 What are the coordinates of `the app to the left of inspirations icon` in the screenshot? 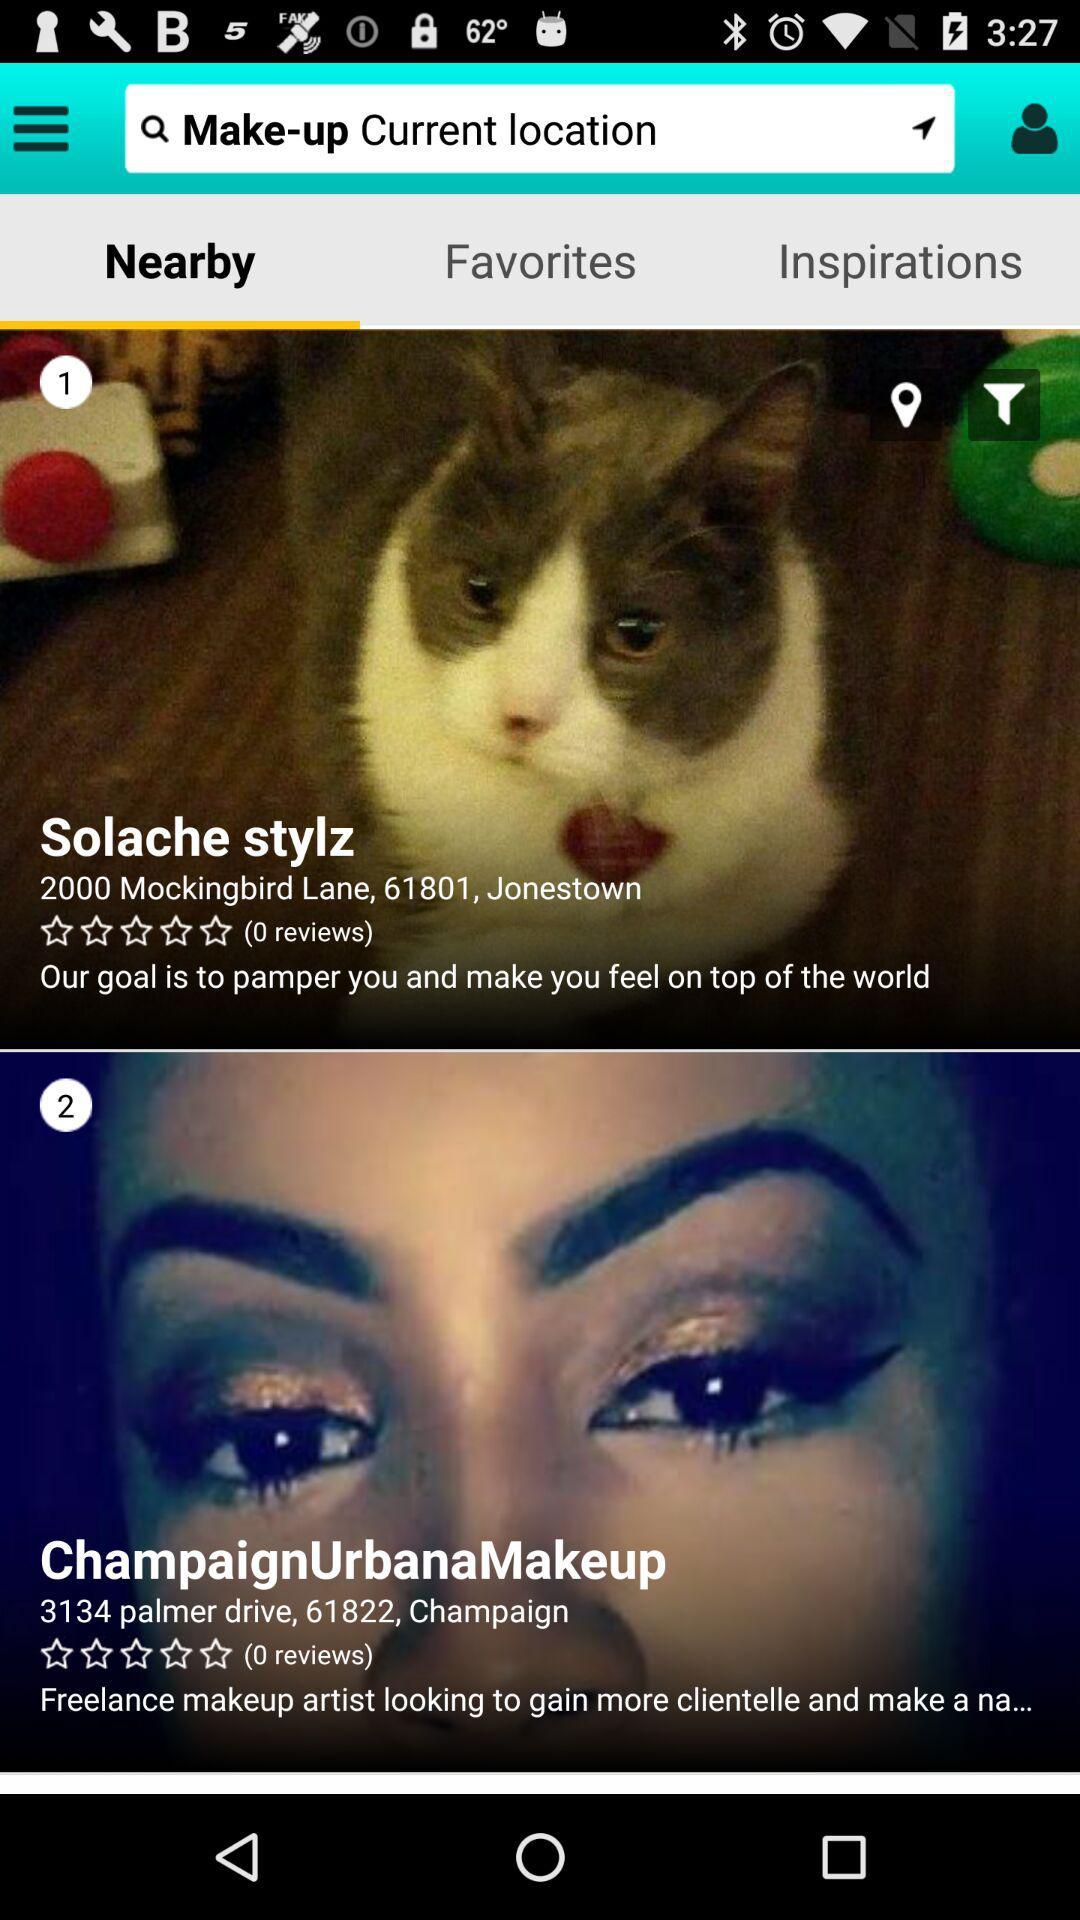 It's located at (540, 258).